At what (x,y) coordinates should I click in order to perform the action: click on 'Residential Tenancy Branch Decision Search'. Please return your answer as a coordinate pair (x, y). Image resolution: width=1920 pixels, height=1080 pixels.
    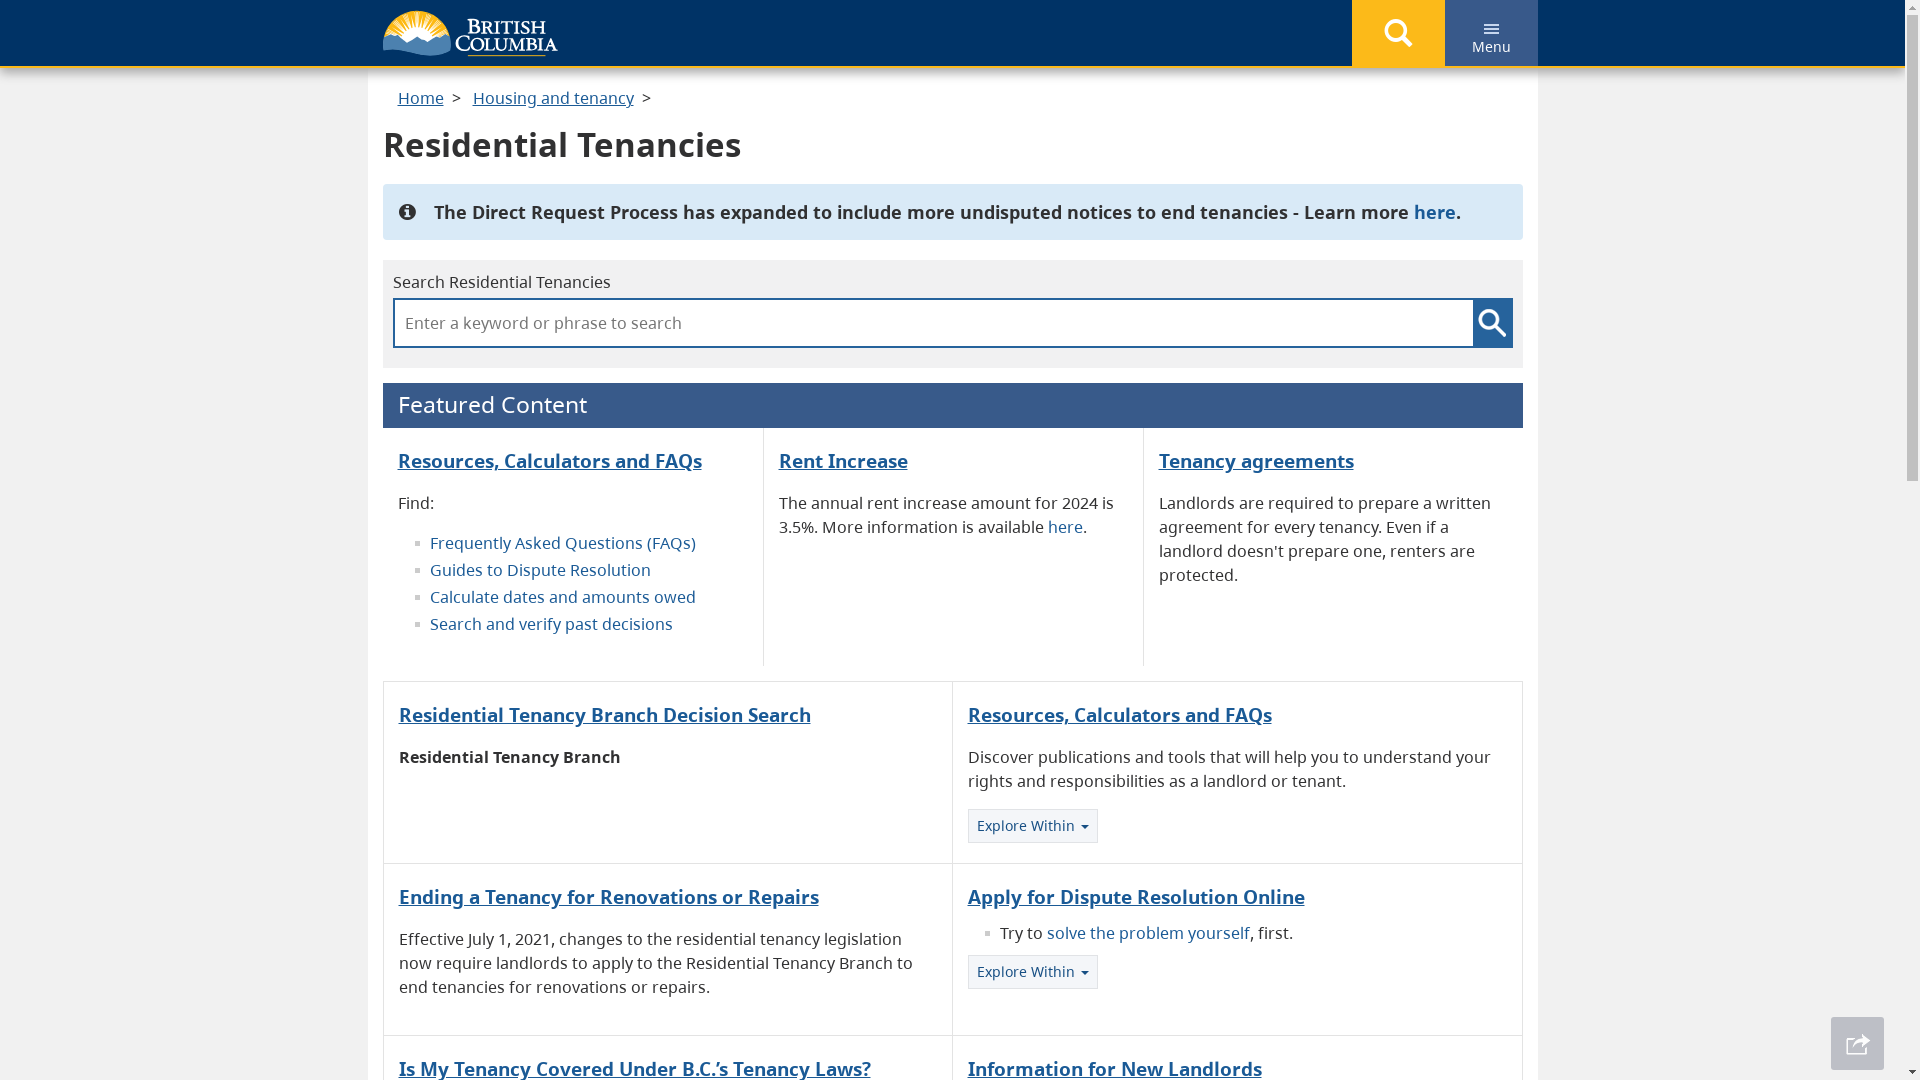
    Looking at the image, I should click on (603, 713).